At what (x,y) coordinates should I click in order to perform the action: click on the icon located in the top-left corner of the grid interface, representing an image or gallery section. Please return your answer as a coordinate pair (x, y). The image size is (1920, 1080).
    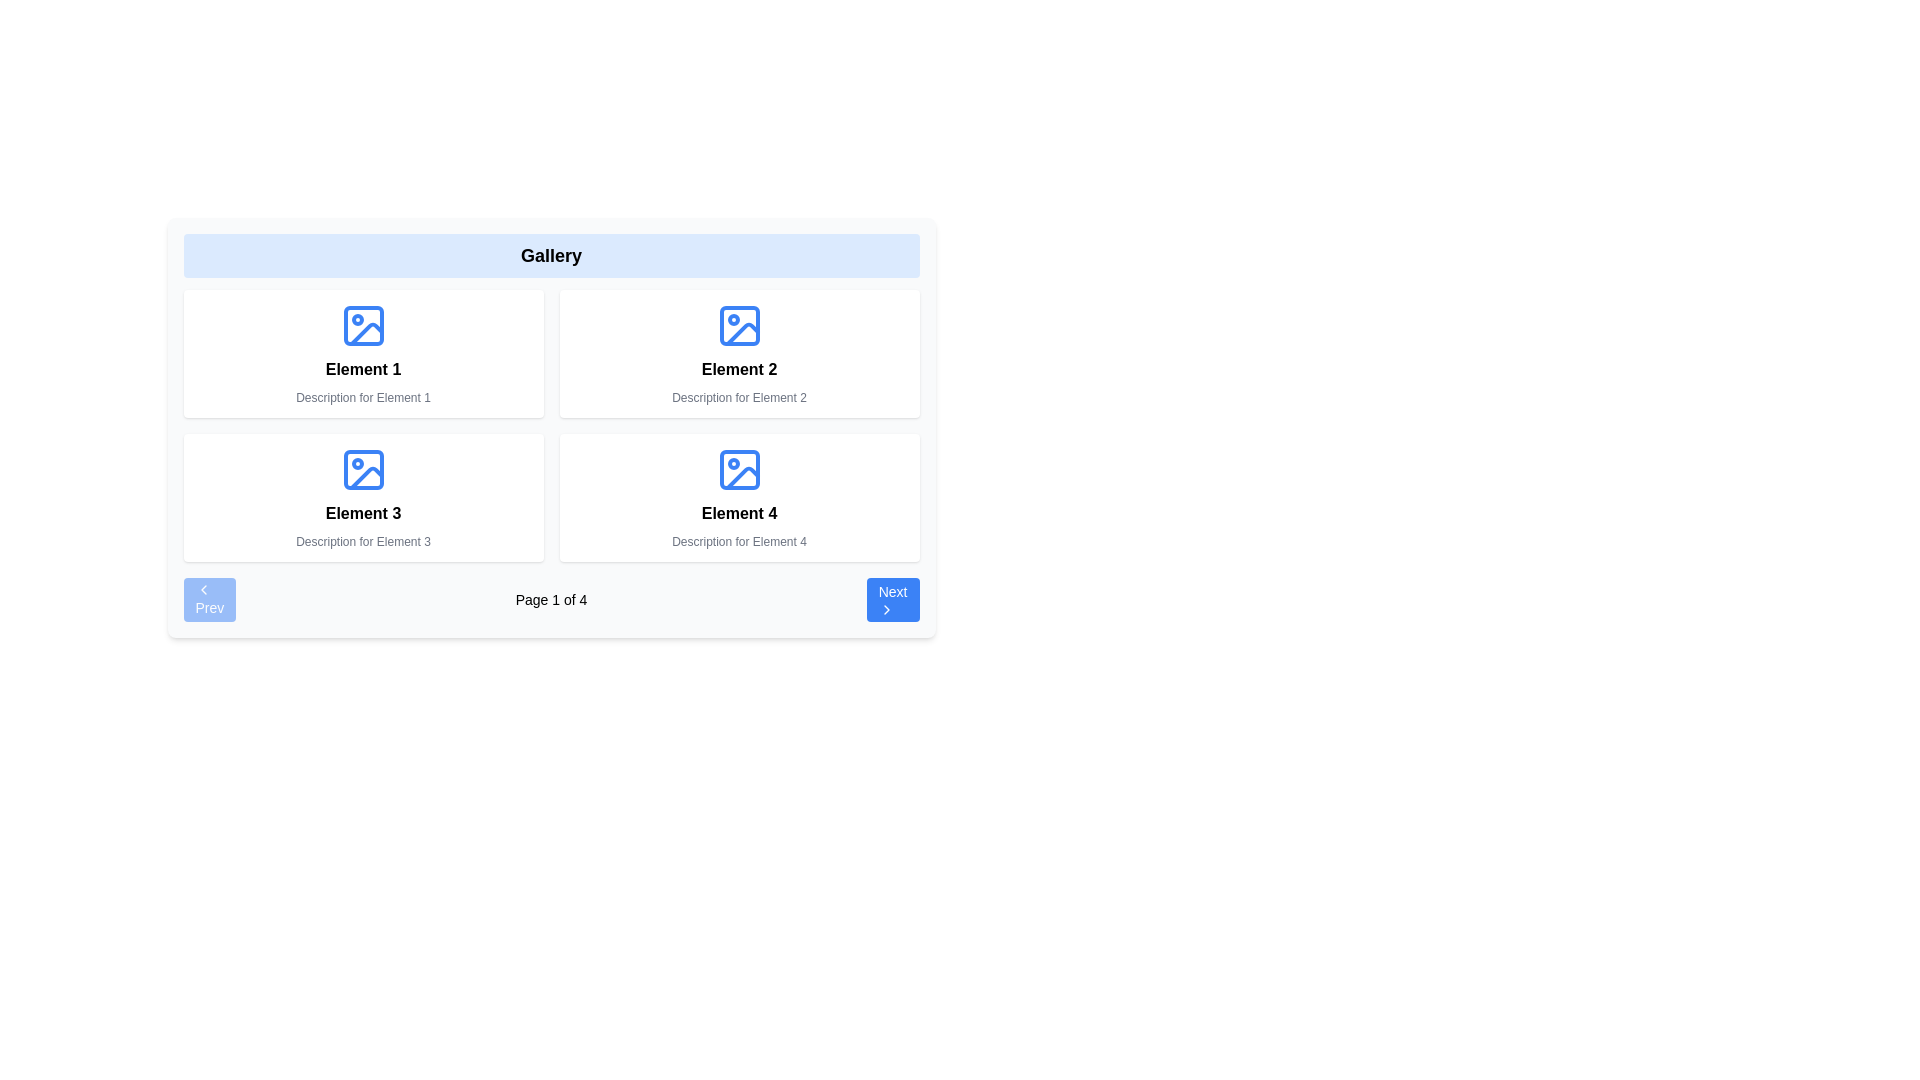
    Looking at the image, I should click on (363, 325).